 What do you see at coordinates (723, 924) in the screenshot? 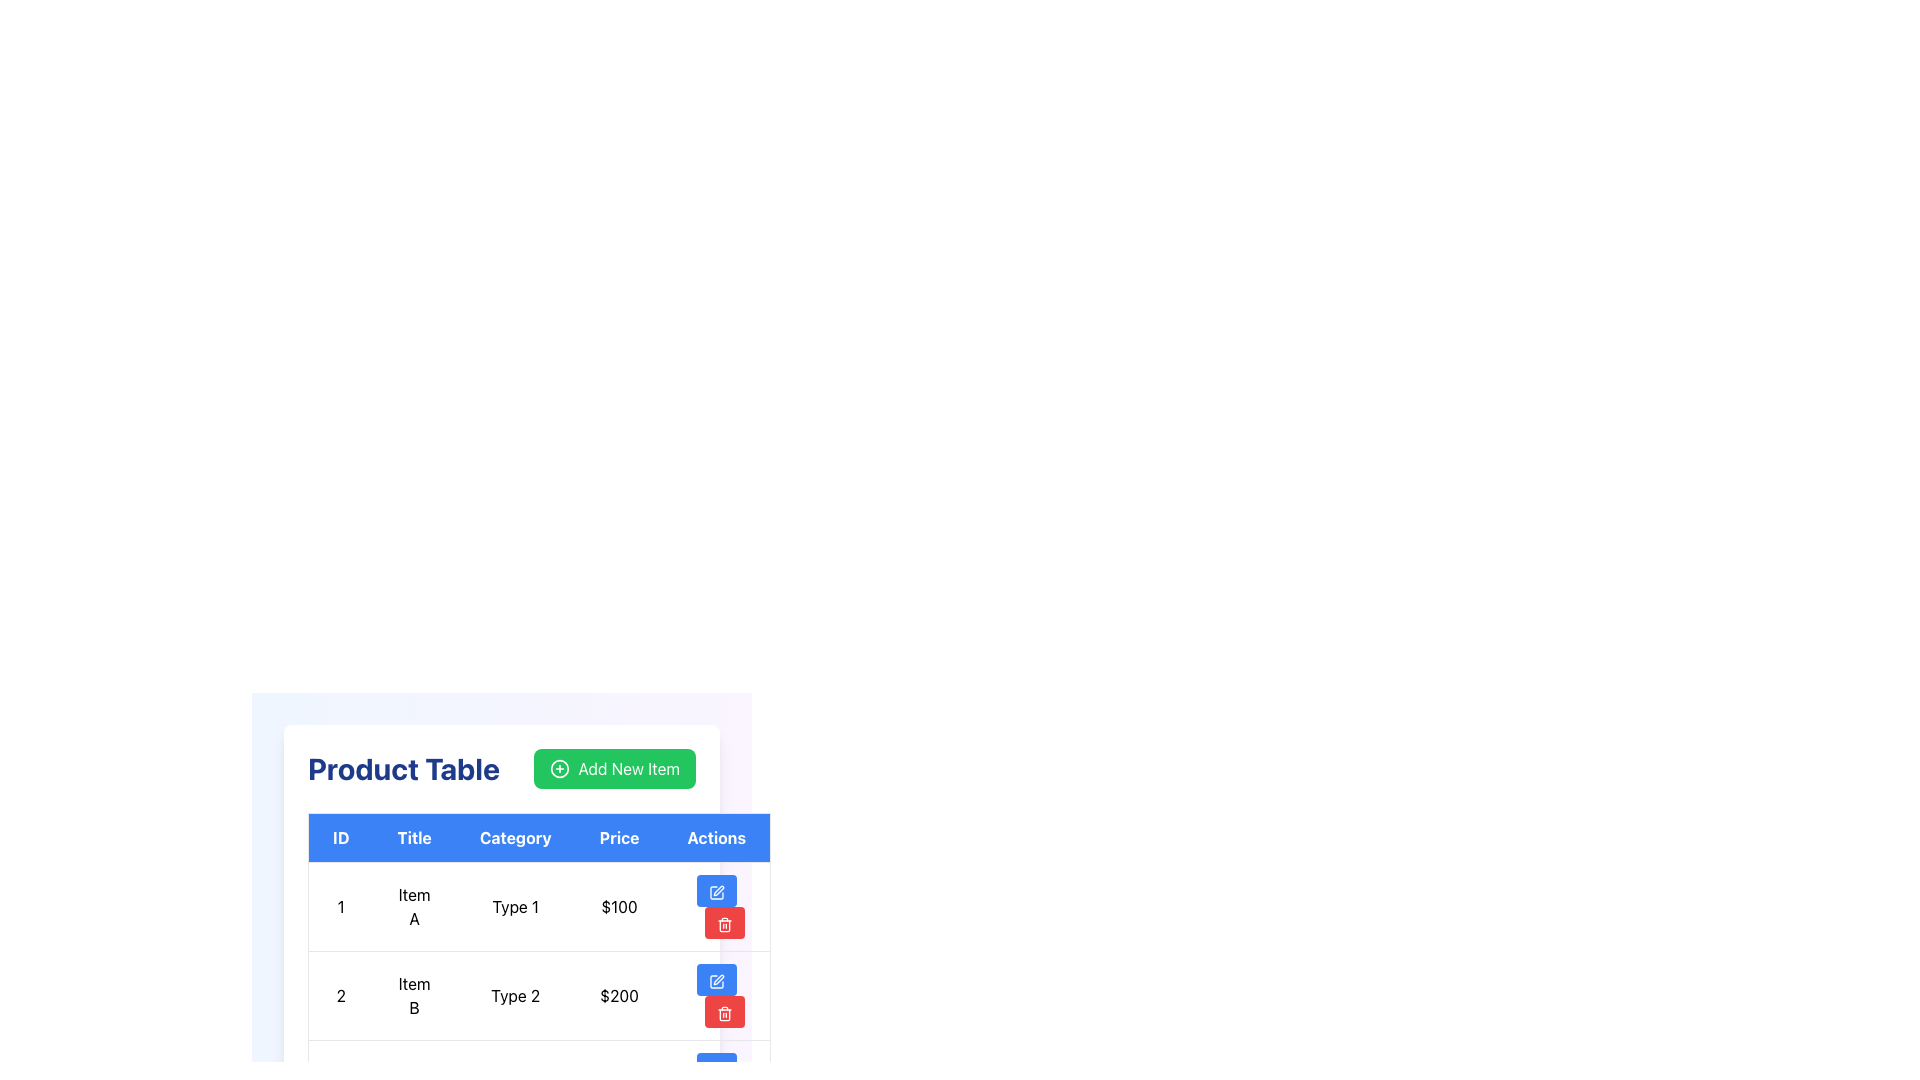
I see `the trash icon button, which is a red rectangular button with a white trash can symbol, located in the 'Actions' column of the 'Product Table' for 'Item B'` at bounding box center [723, 924].